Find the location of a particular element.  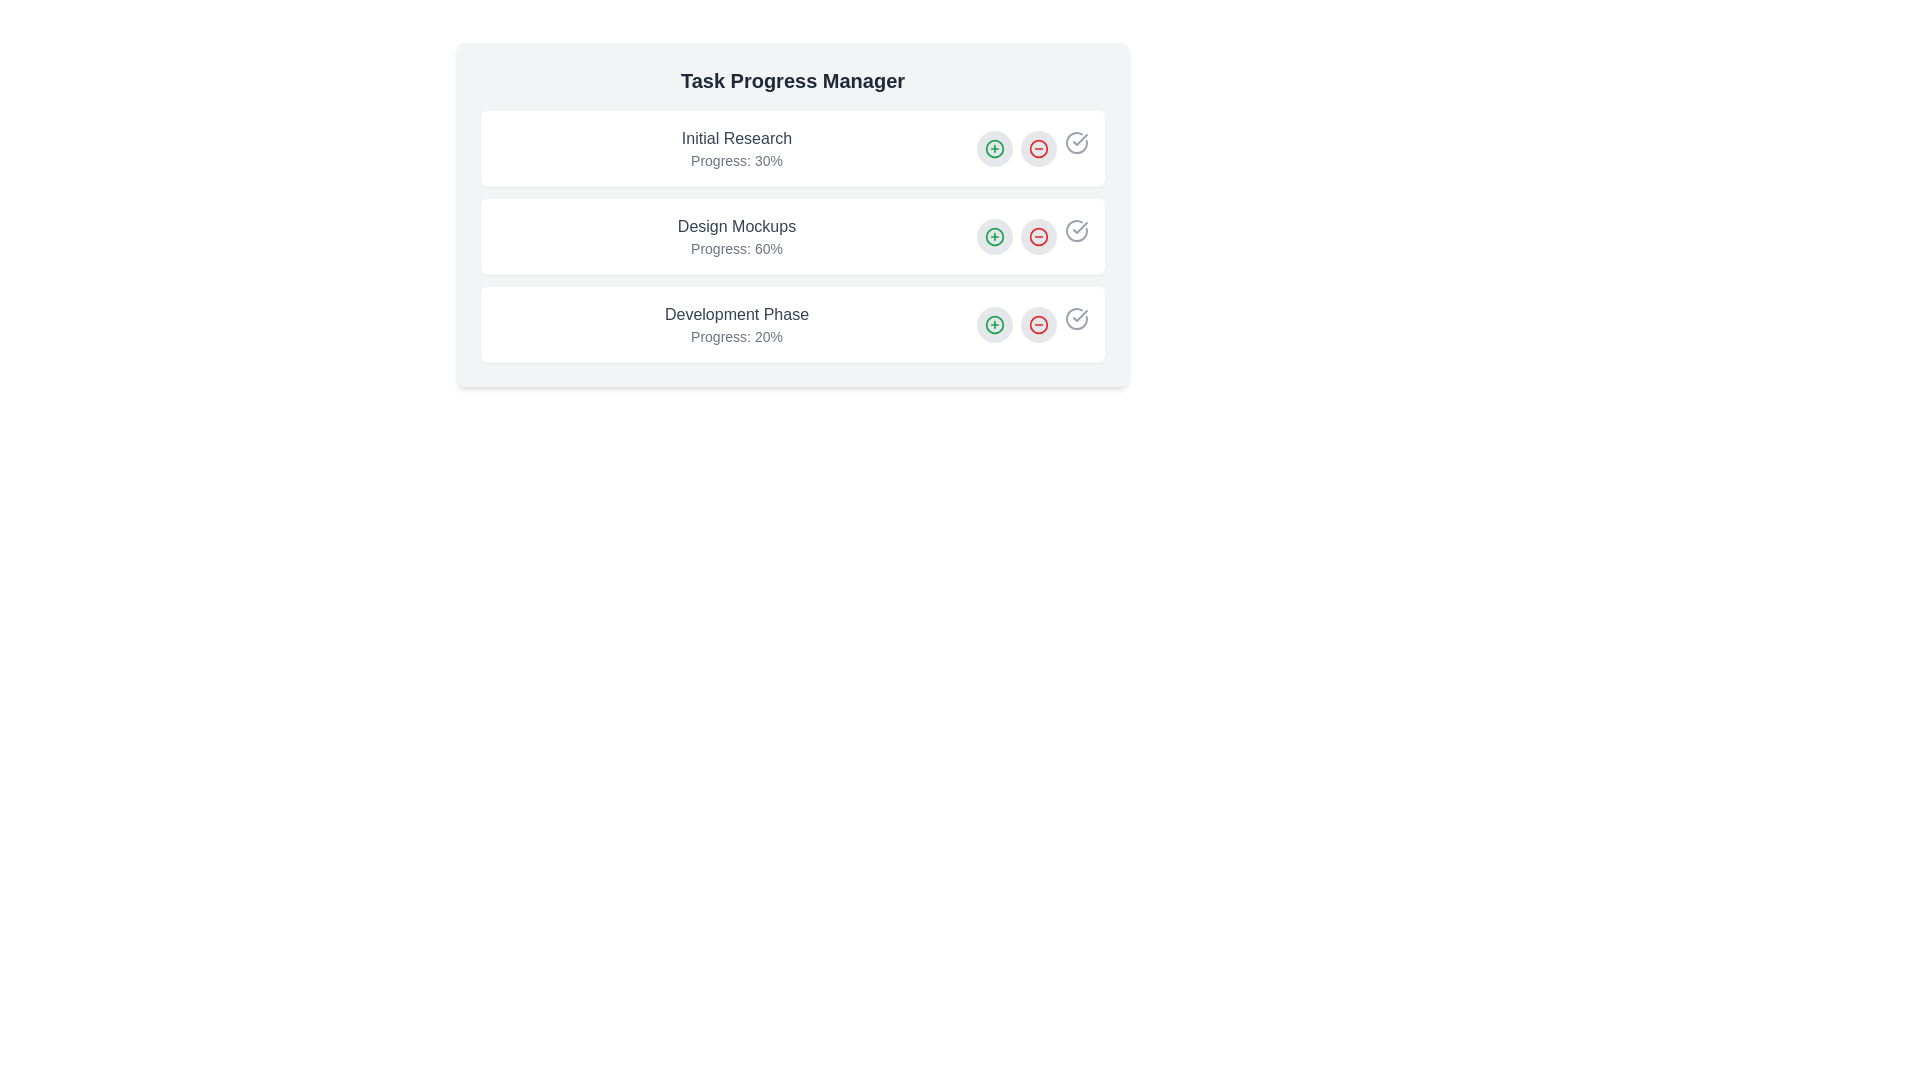

the checkmark icon within the 'Design Mockups' row, which indicates task progress or confirmation is located at coordinates (1079, 226).